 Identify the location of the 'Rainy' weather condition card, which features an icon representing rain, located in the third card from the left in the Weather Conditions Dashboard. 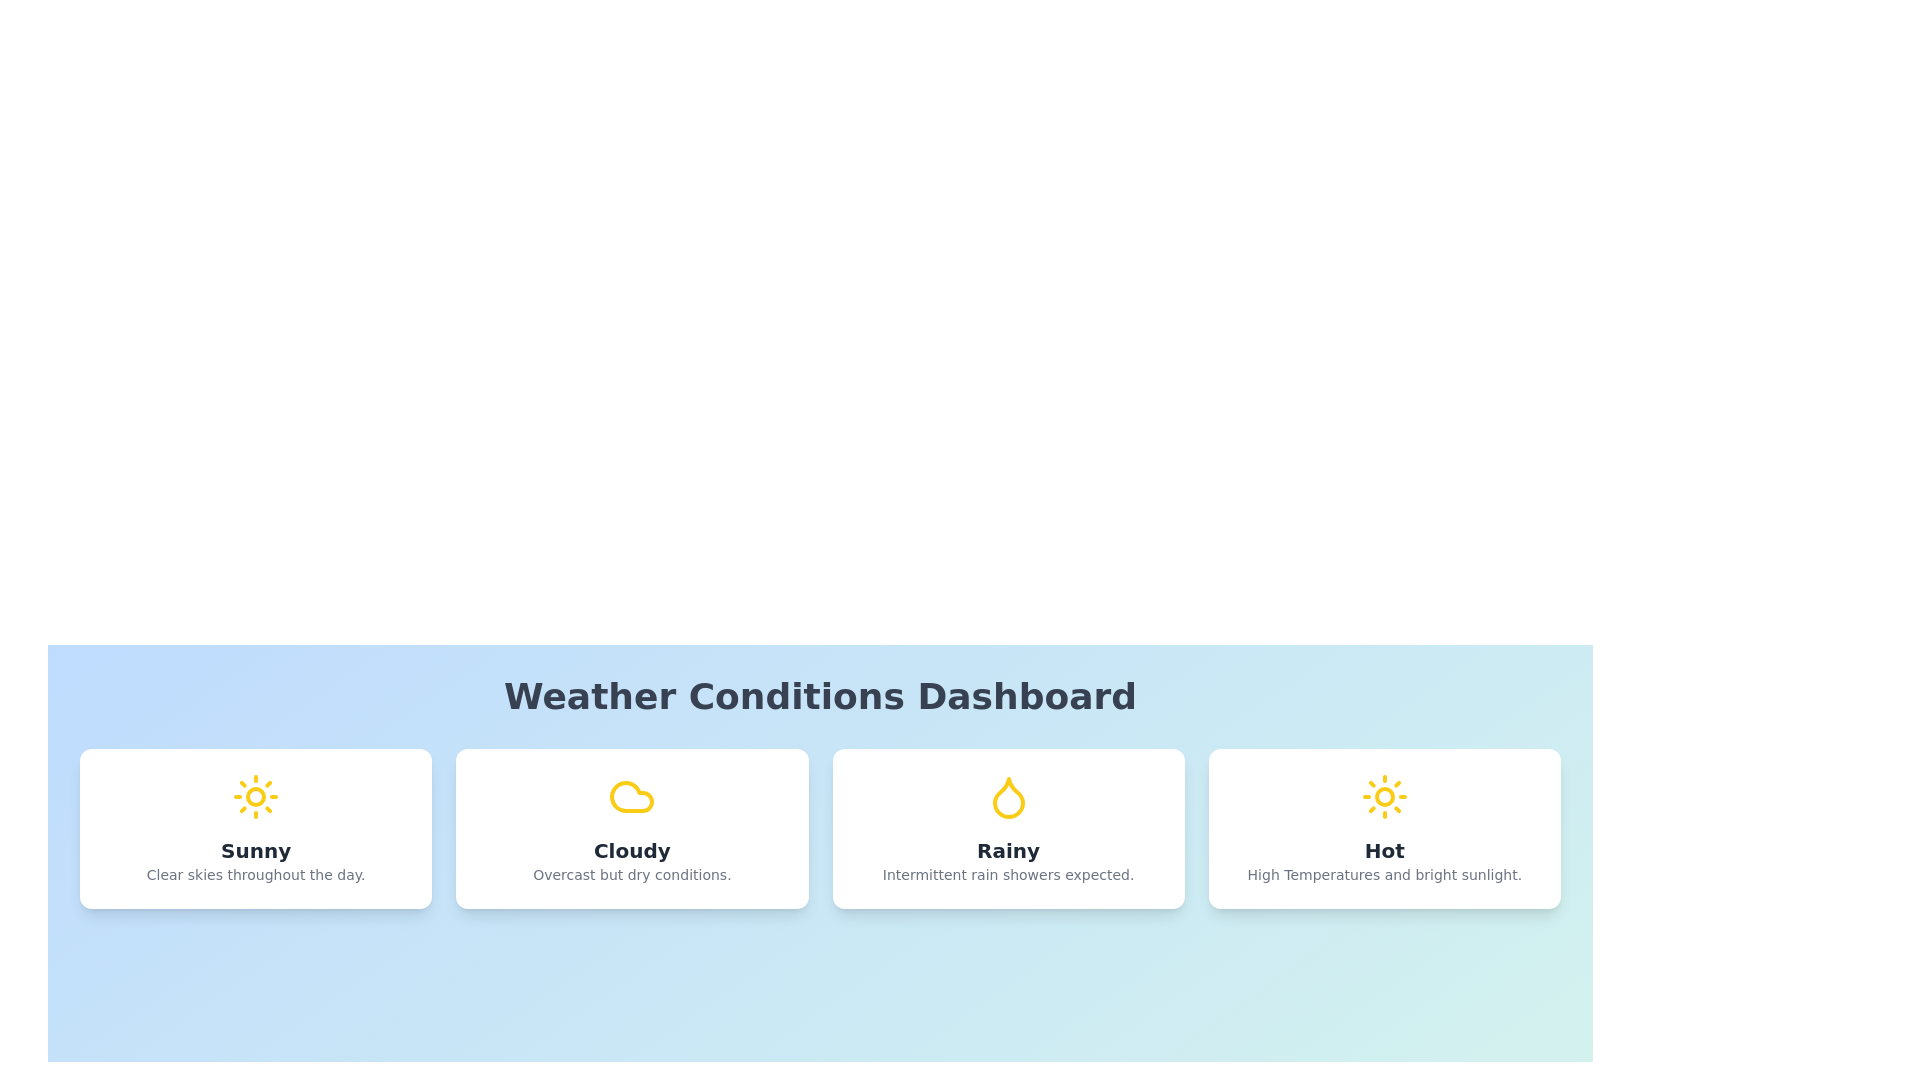
(1008, 797).